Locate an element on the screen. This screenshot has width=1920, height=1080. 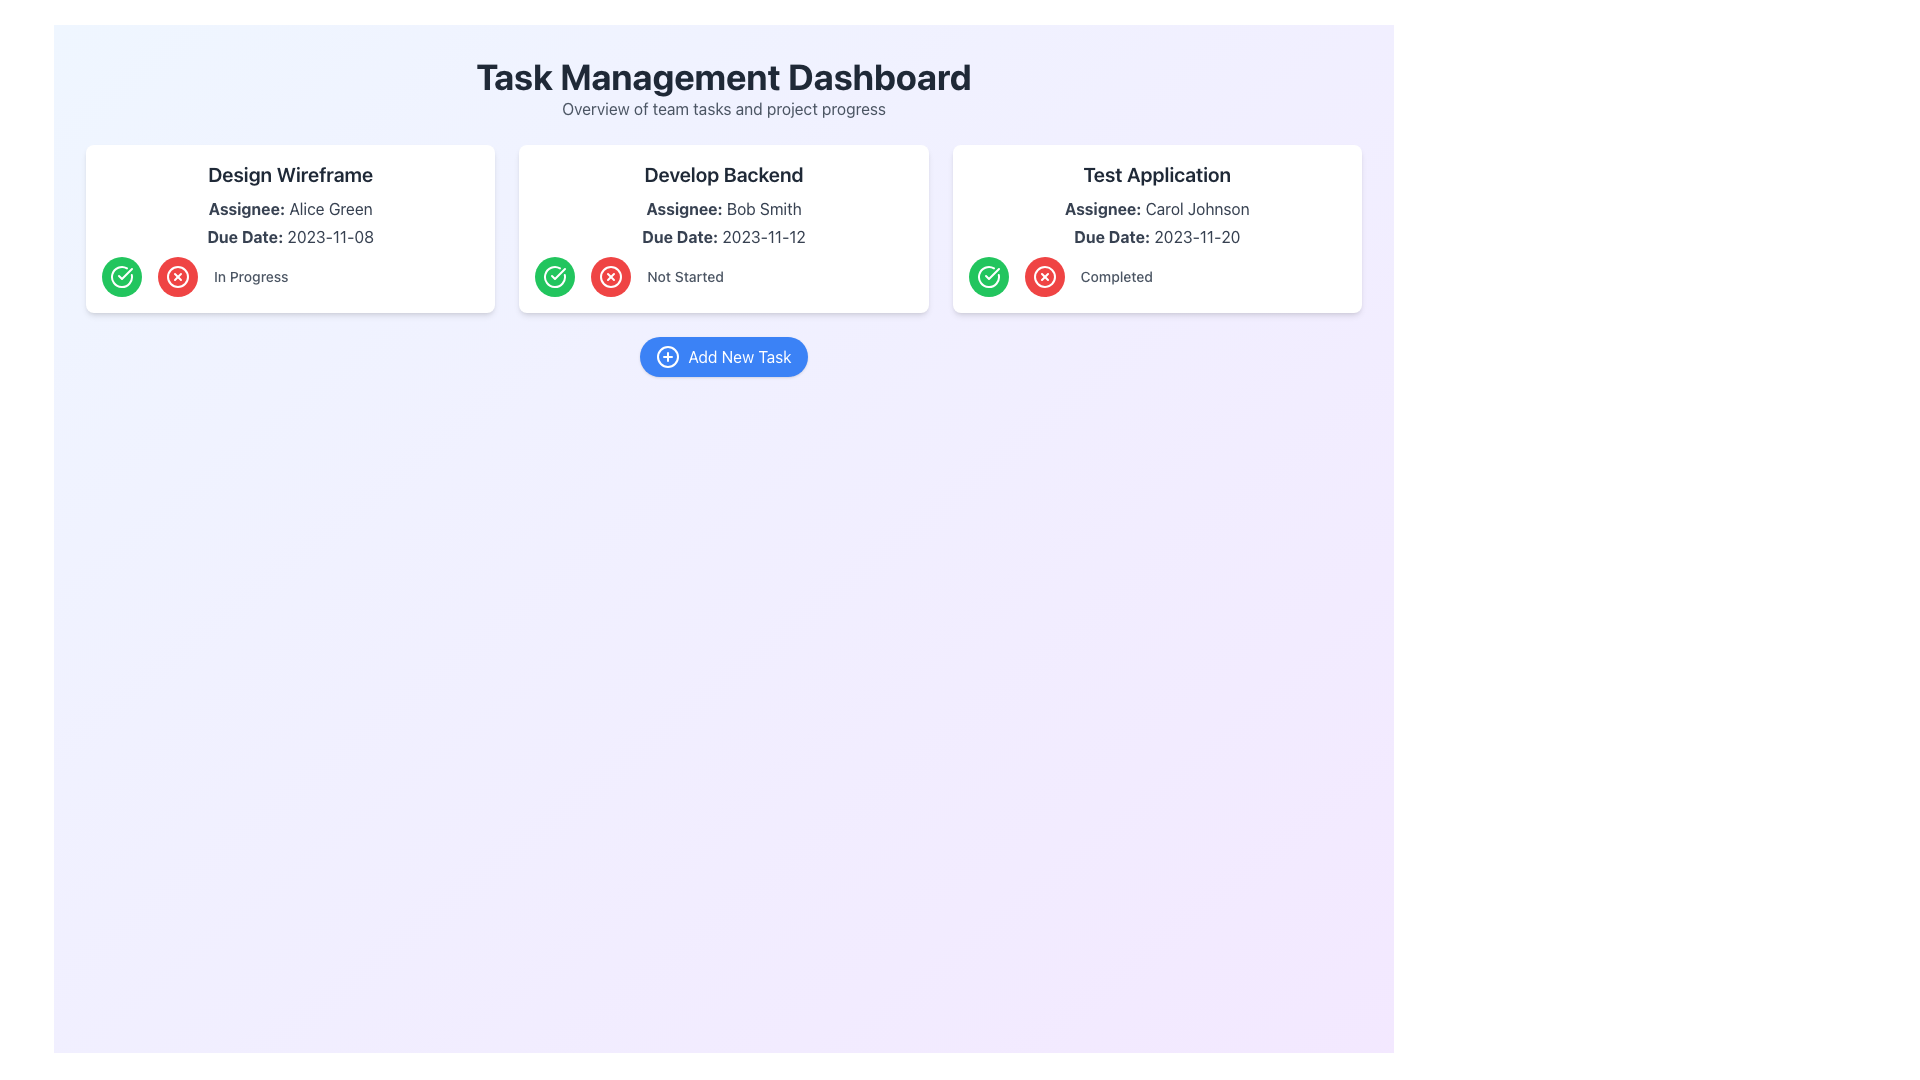
the circular red button with an embedded cross located within the 'Test Application' card, to the left of the 'Completed' text is located at coordinates (1043, 277).